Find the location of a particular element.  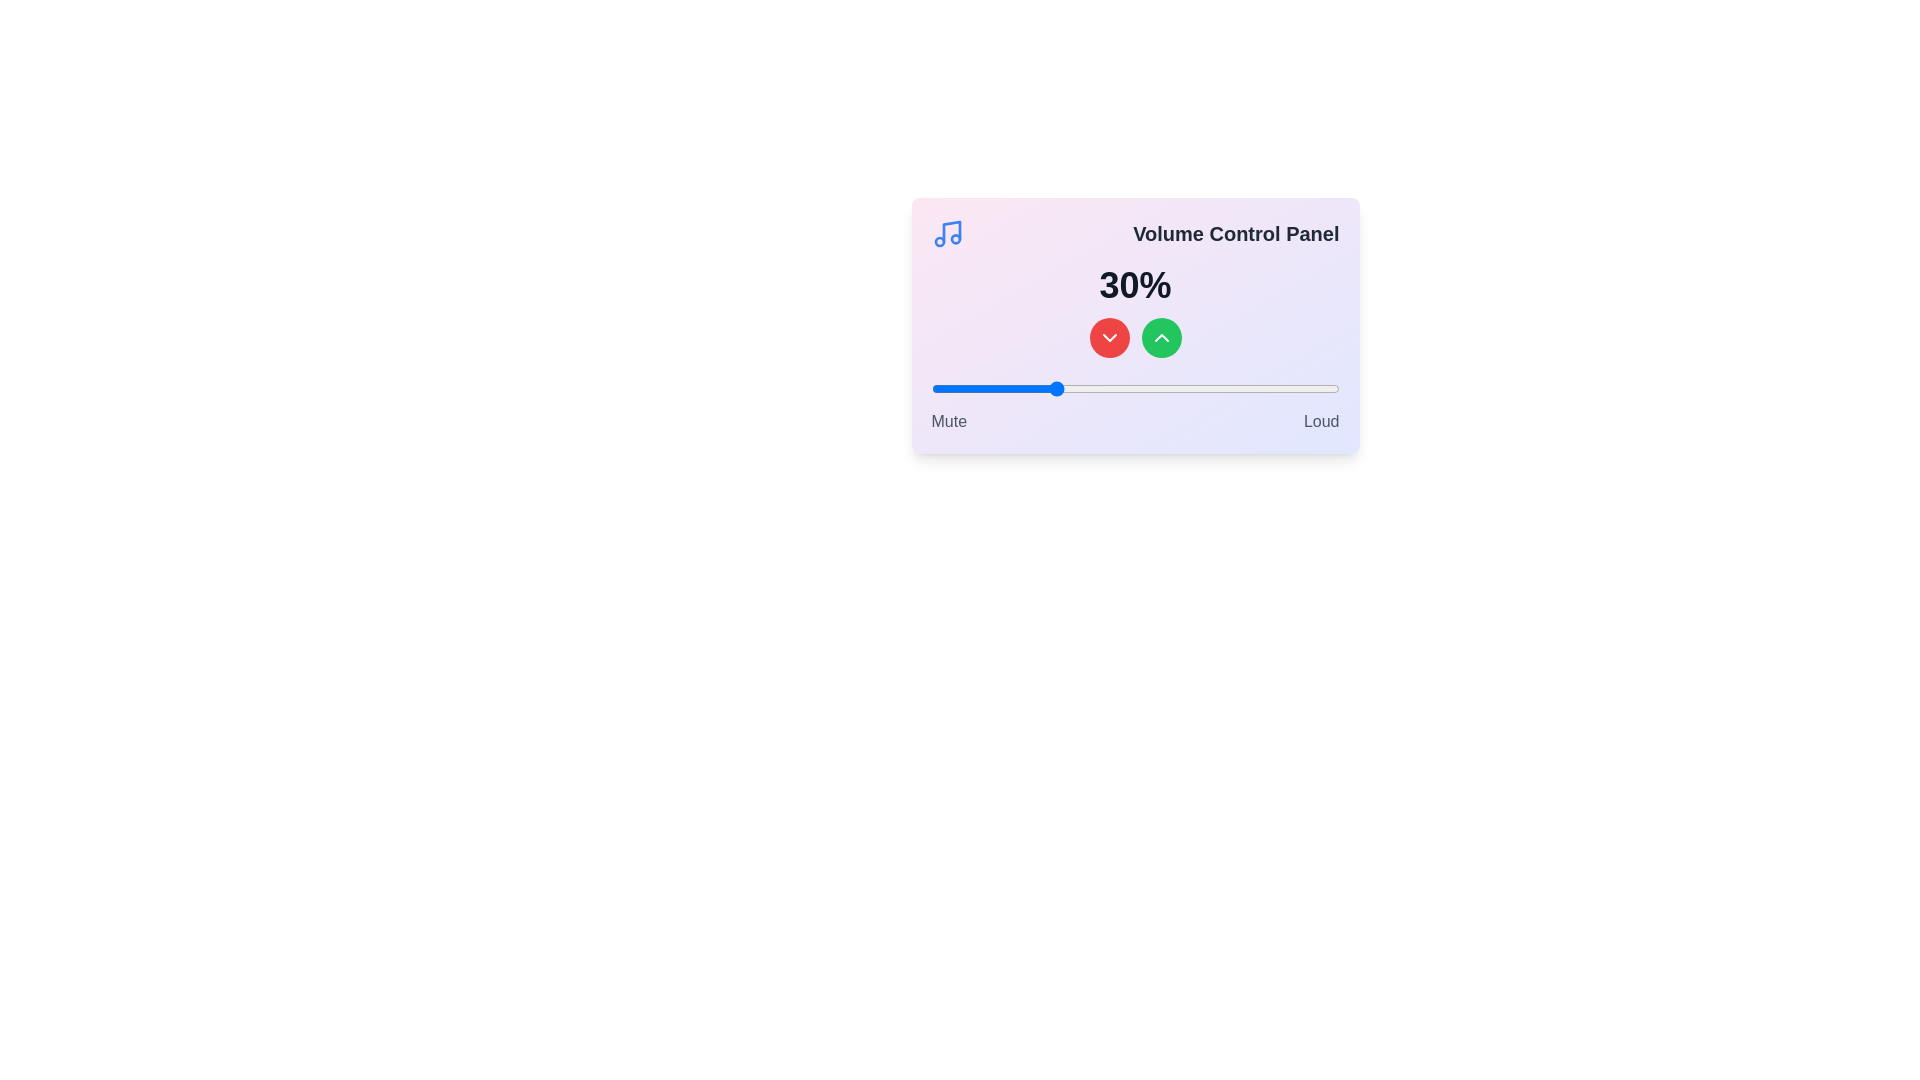

decrement volume button to lower the volume is located at coordinates (1108, 337).